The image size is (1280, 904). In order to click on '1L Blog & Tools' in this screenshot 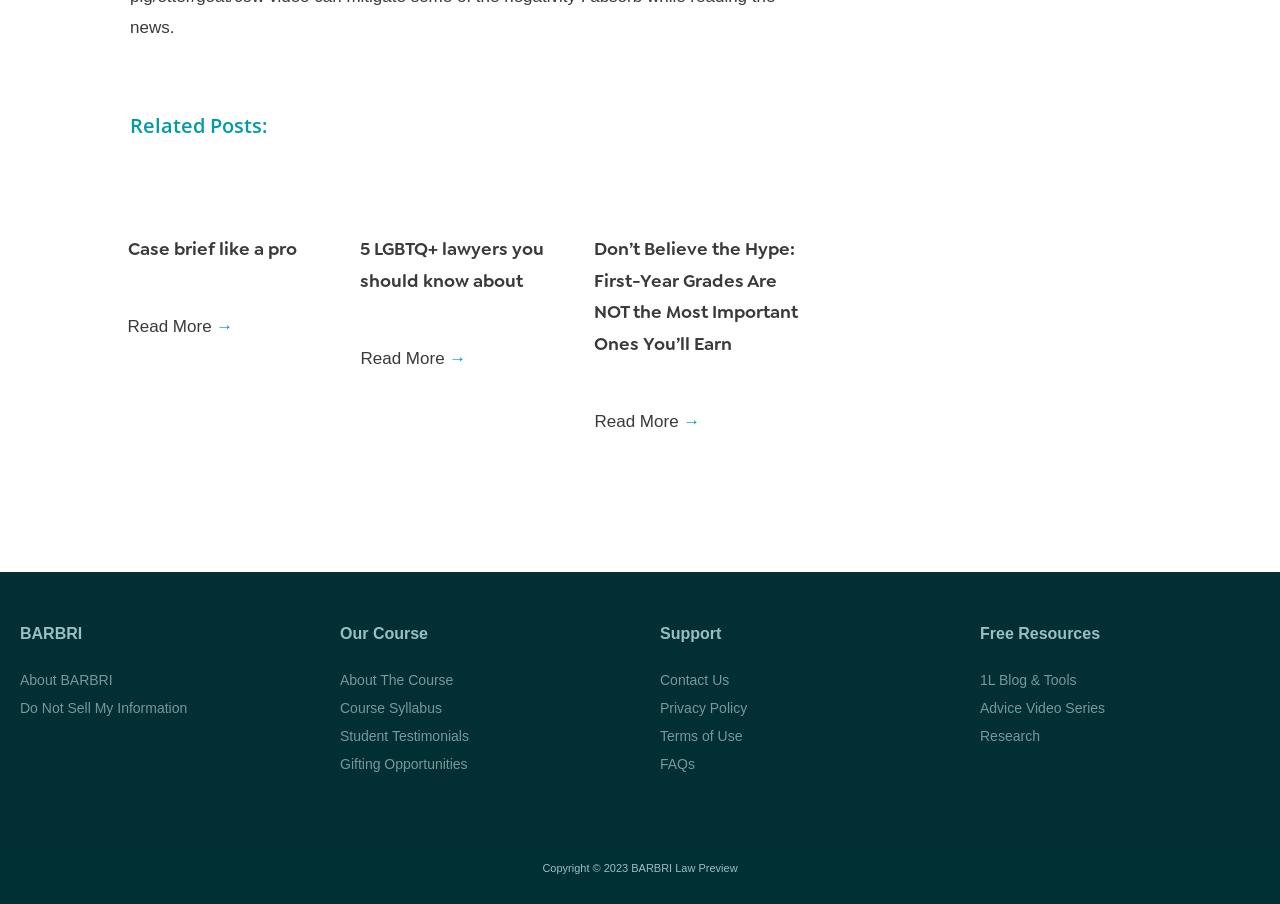, I will do `click(1027, 678)`.